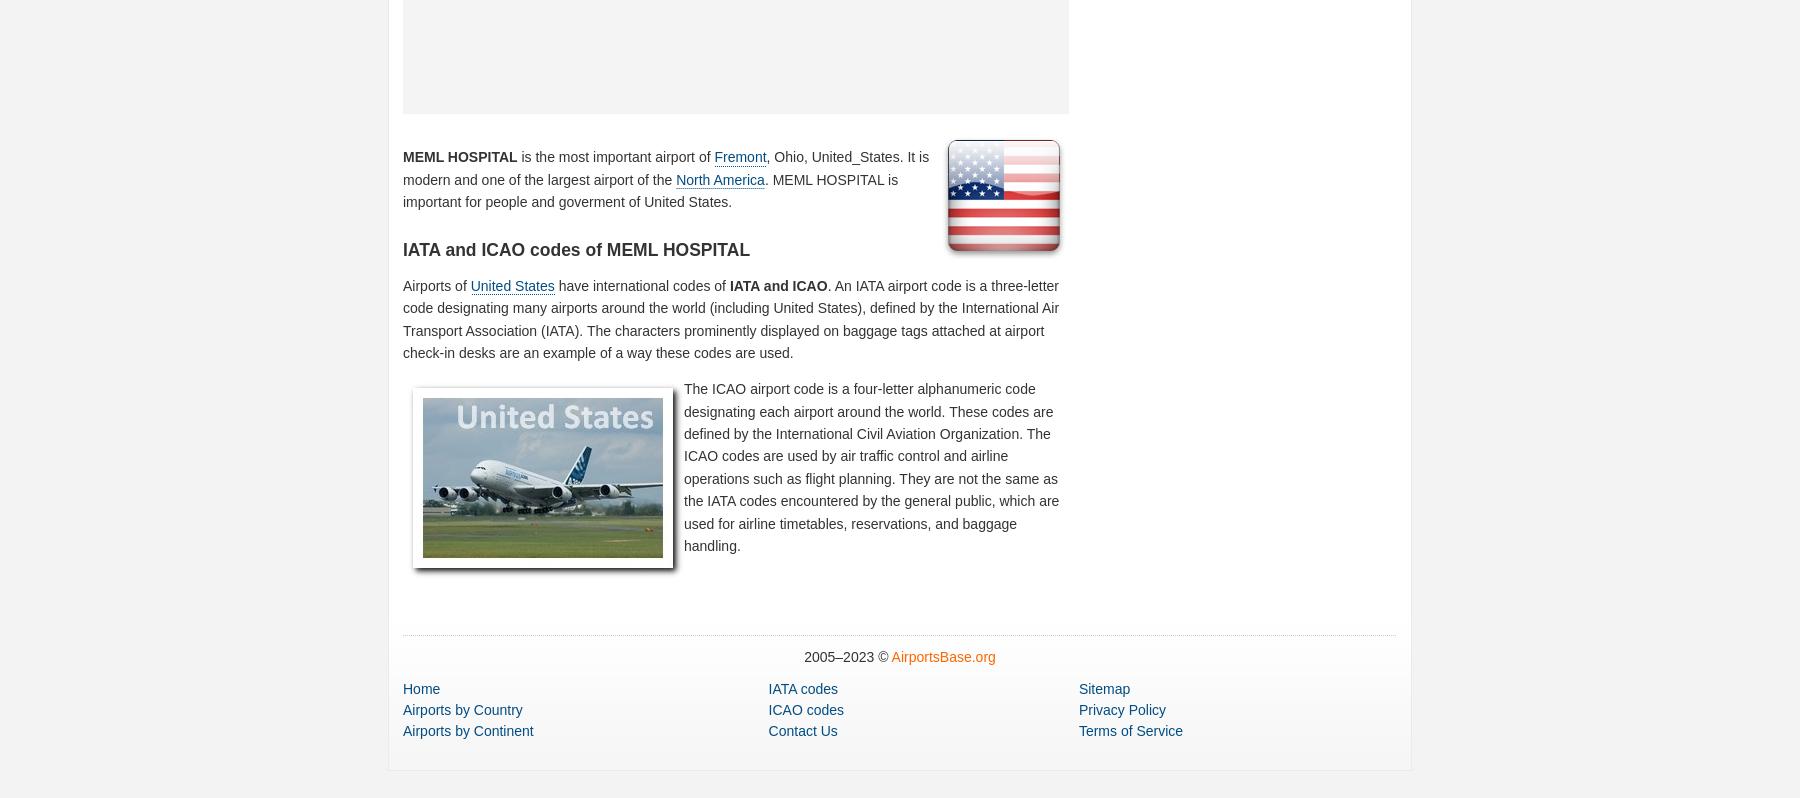  I want to click on '2023 ©', so click(867, 656).